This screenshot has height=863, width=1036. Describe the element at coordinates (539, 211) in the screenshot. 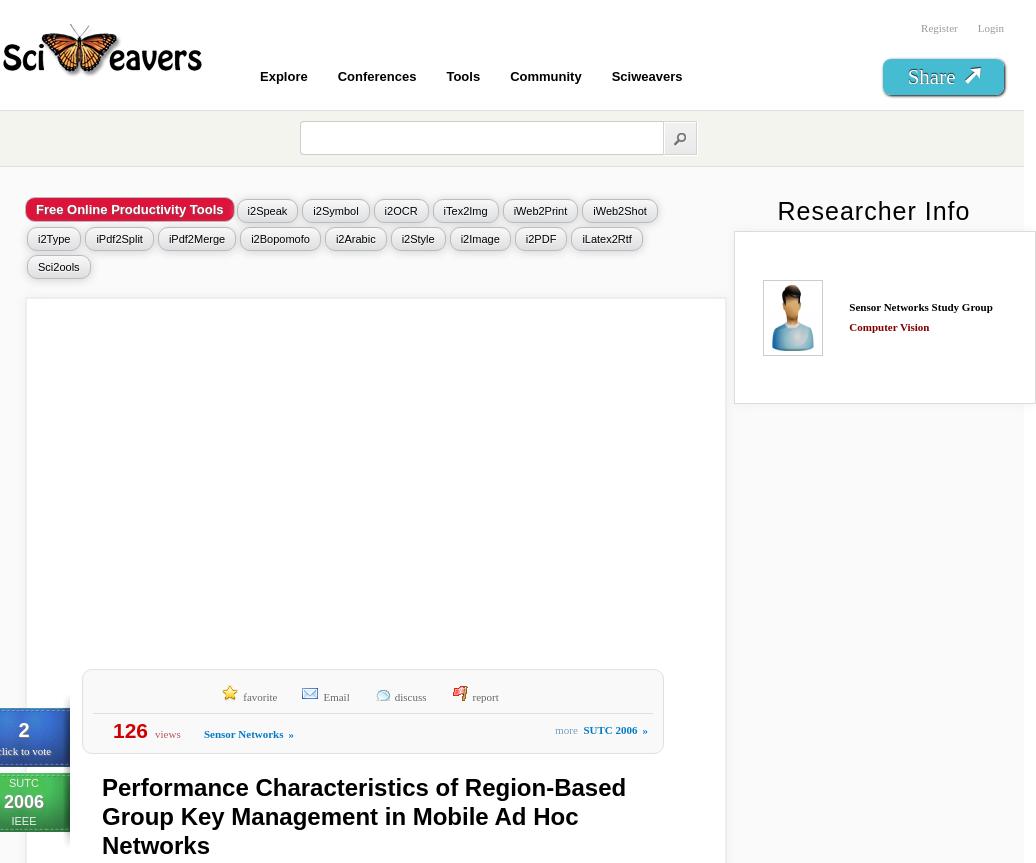

I see `'iWeb2Print'` at that location.